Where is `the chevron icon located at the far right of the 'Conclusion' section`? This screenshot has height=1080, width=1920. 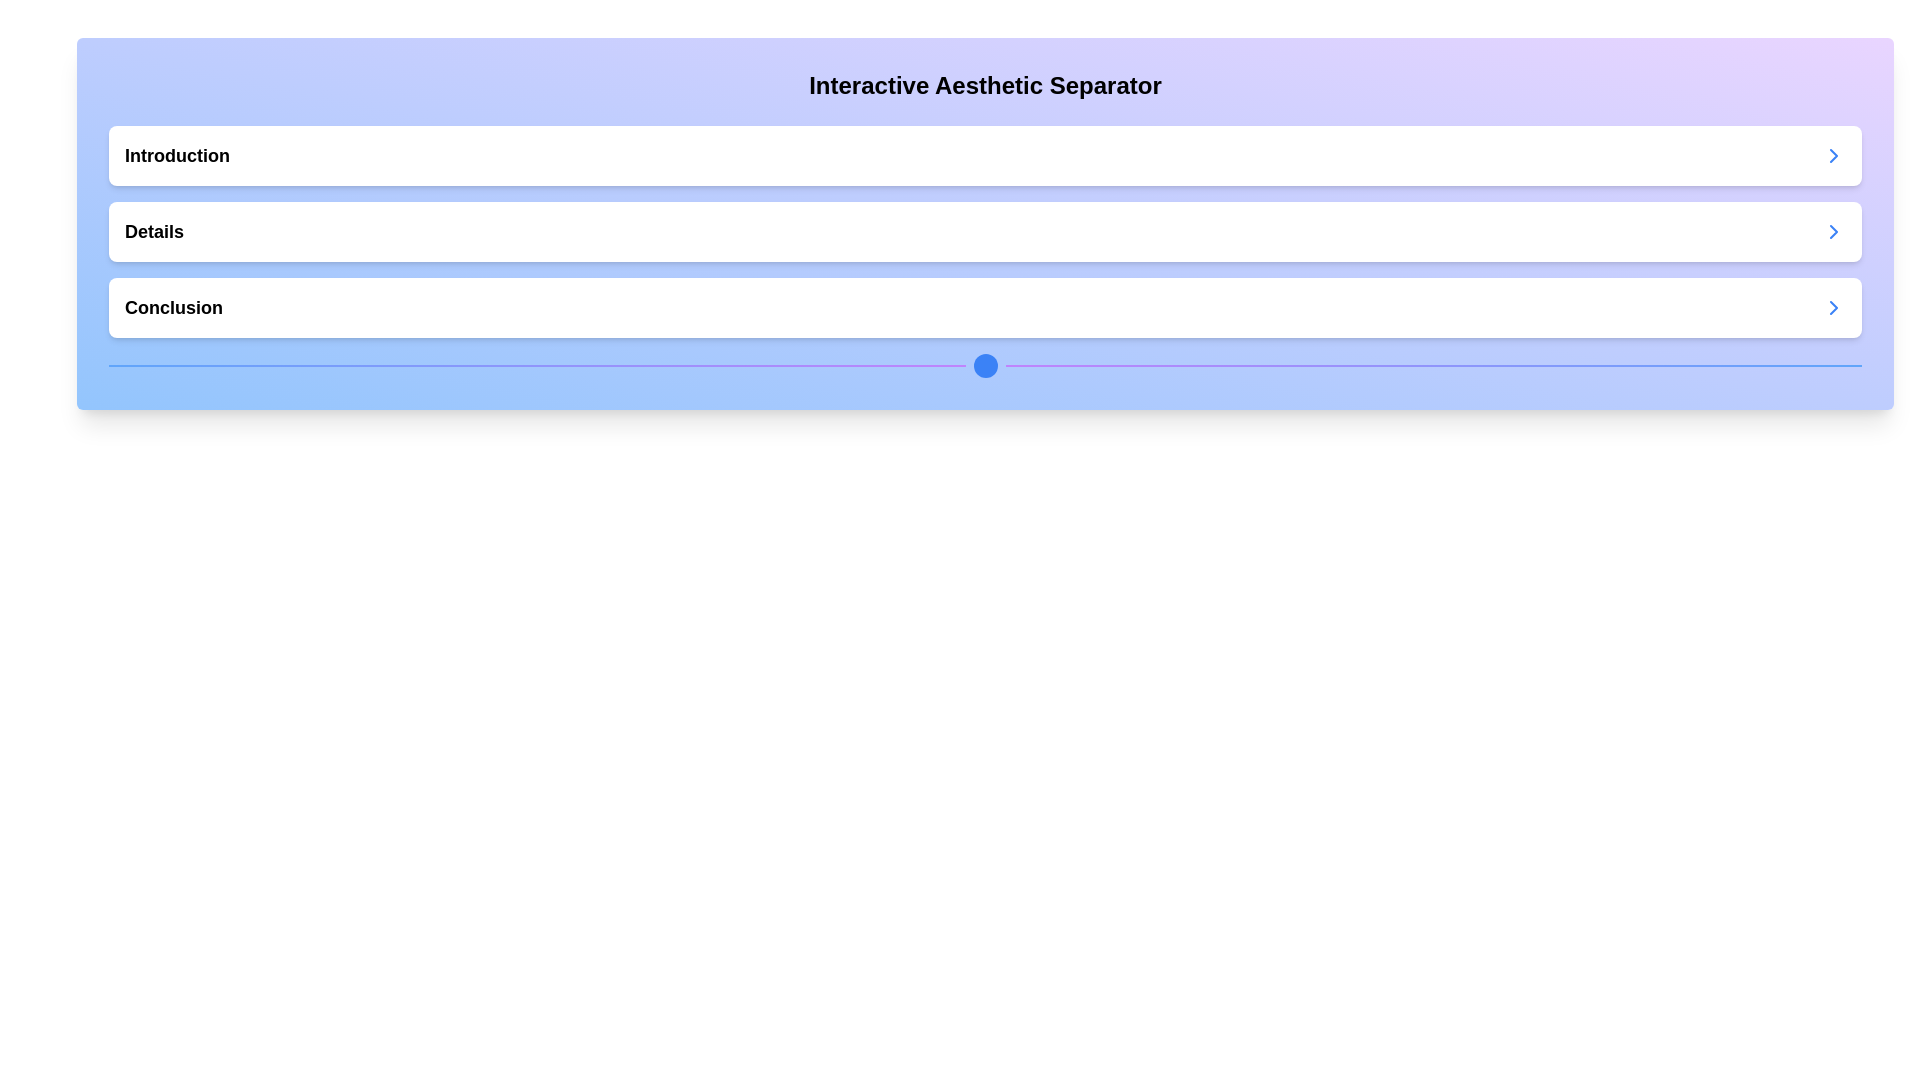 the chevron icon located at the far right of the 'Conclusion' section is located at coordinates (1833, 308).